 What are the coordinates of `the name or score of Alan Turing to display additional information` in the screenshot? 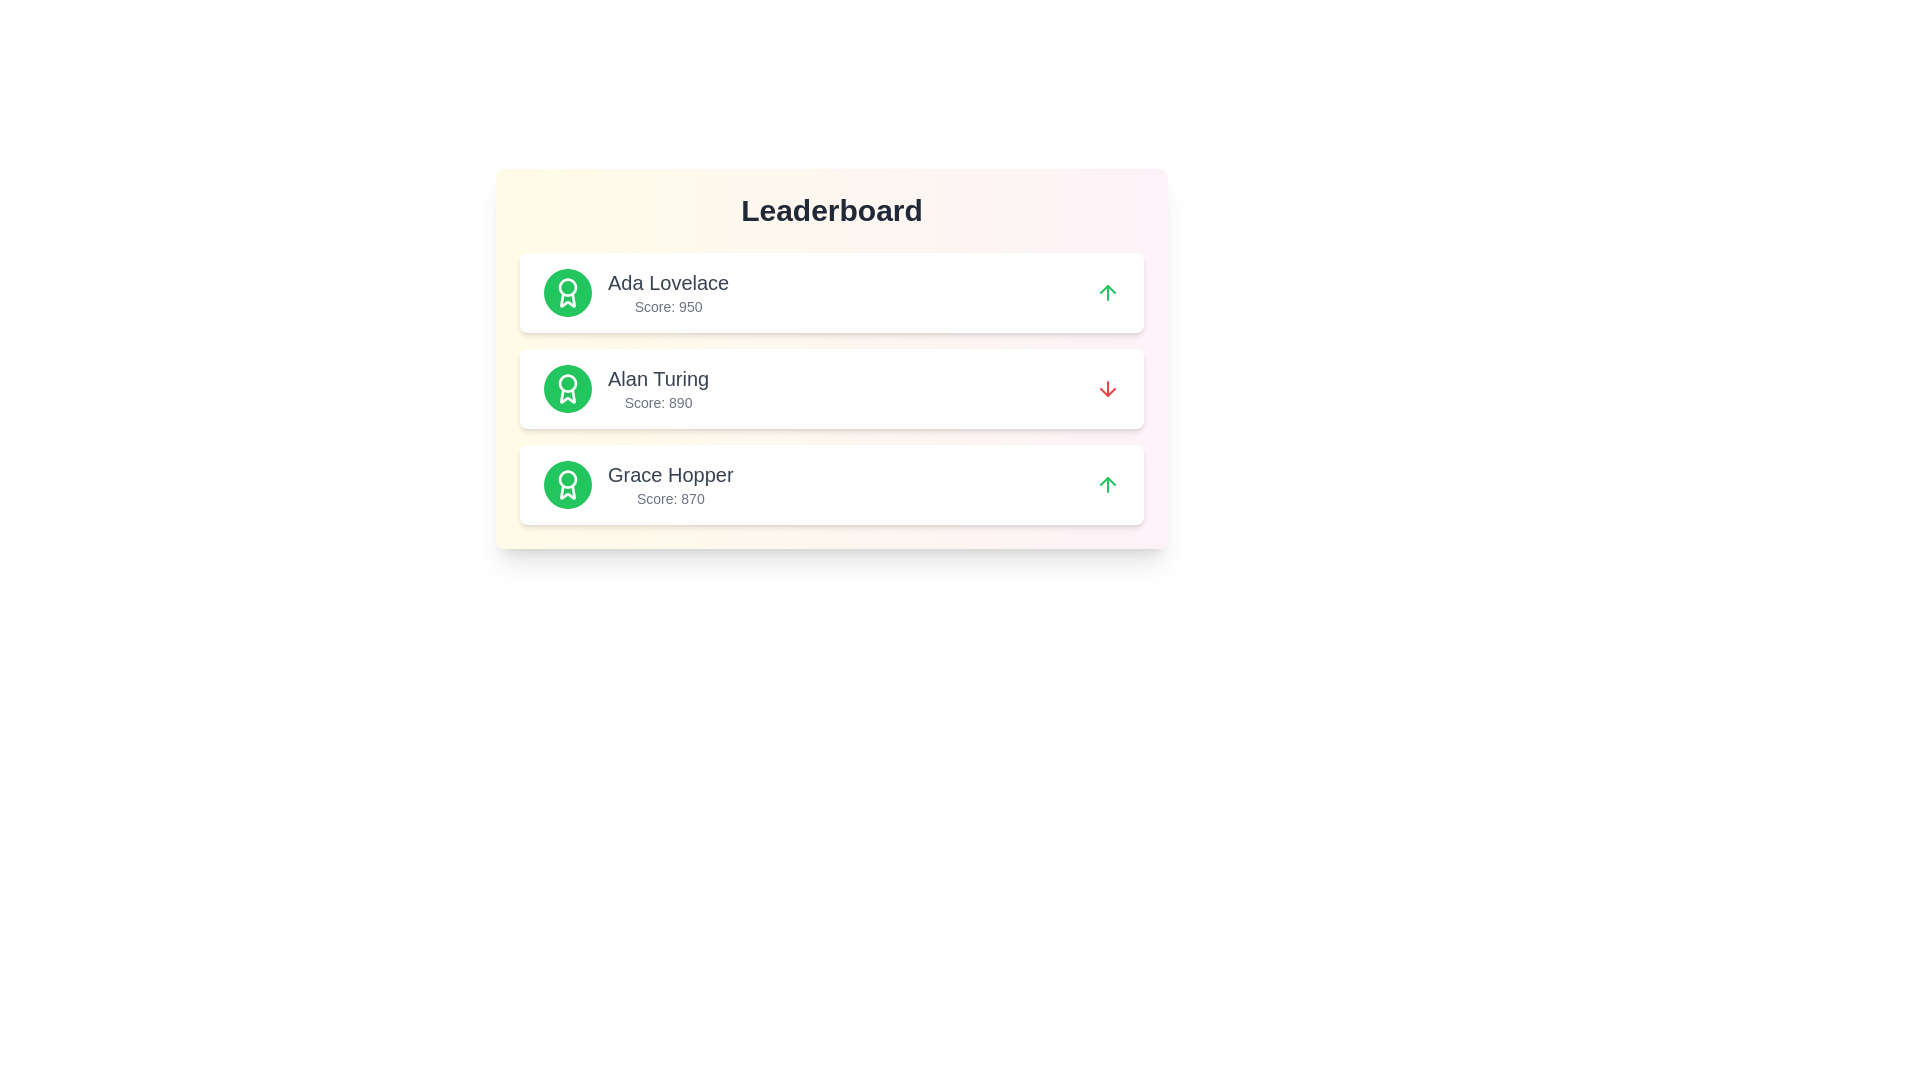 It's located at (658, 378).